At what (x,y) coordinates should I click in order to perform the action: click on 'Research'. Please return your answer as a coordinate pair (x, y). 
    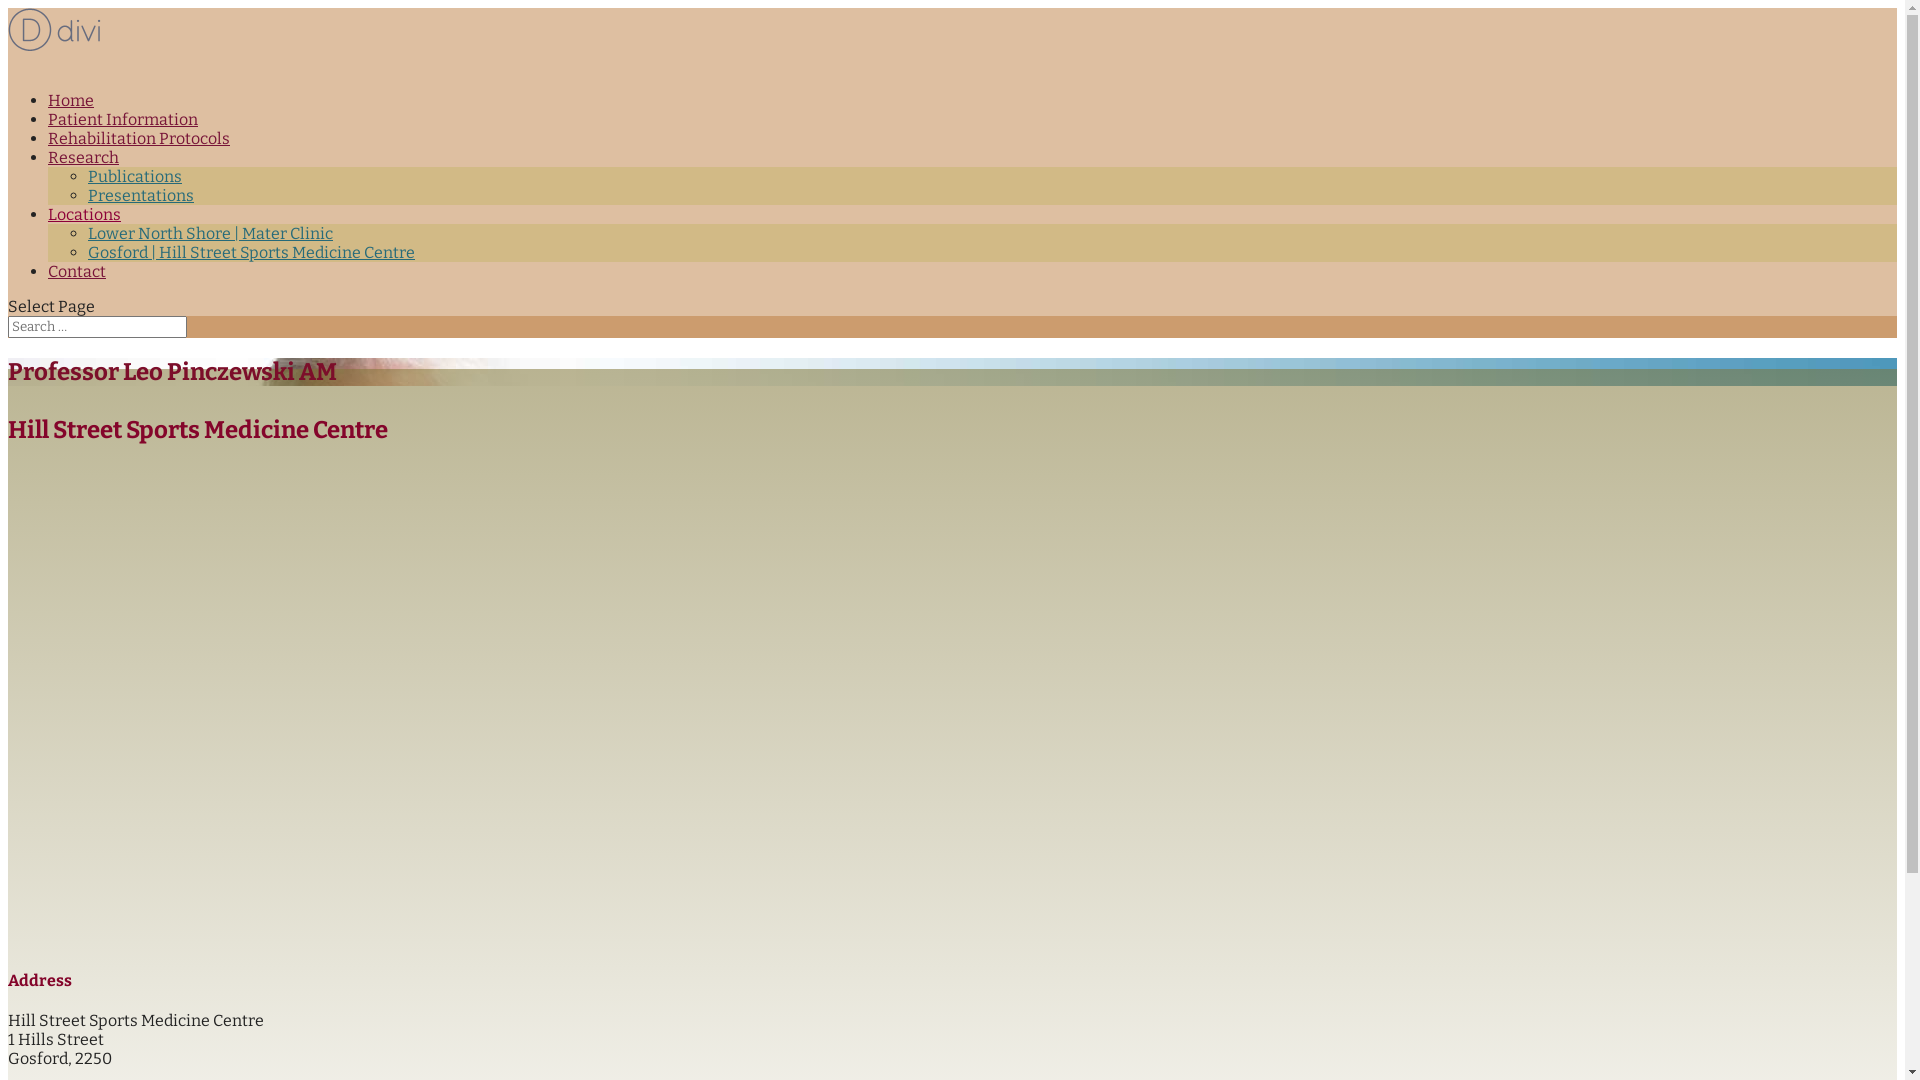
    Looking at the image, I should click on (82, 166).